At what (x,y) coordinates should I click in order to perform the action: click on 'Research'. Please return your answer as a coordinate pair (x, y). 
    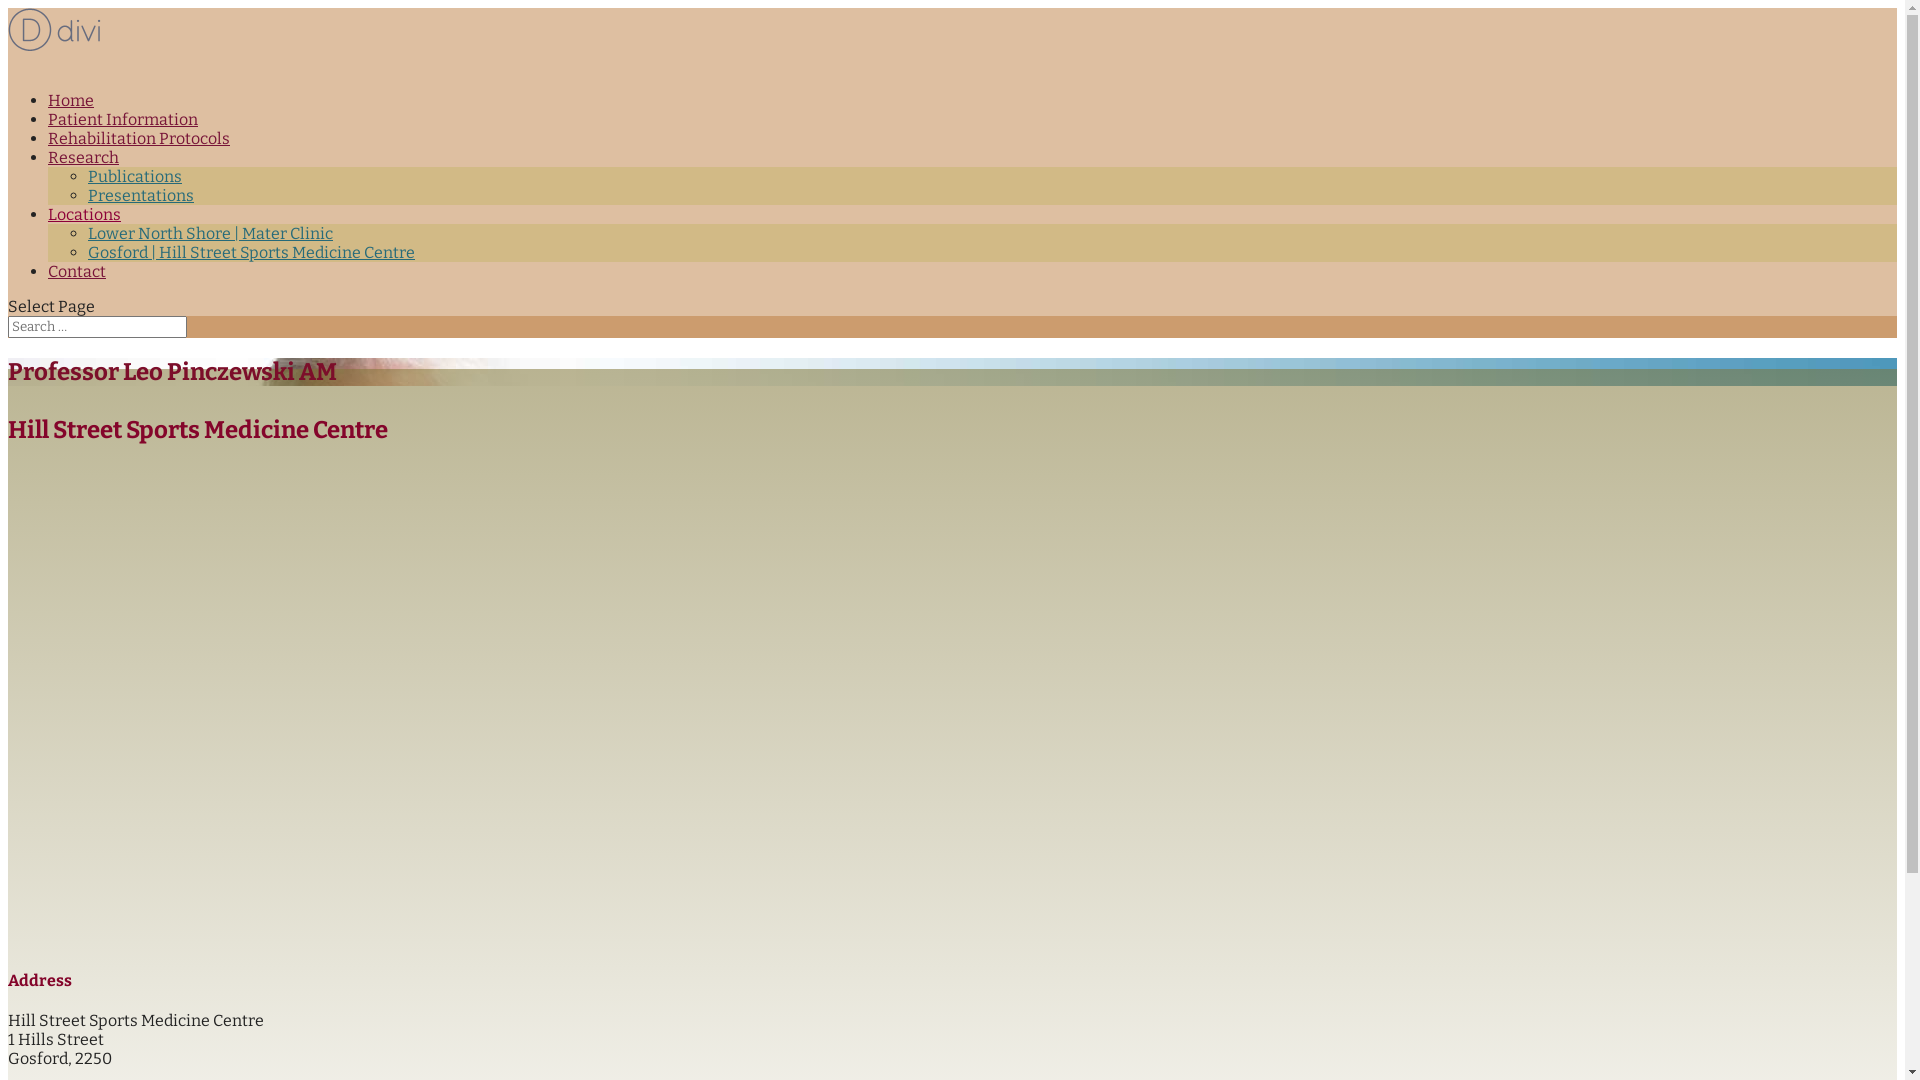
    Looking at the image, I should click on (82, 166).